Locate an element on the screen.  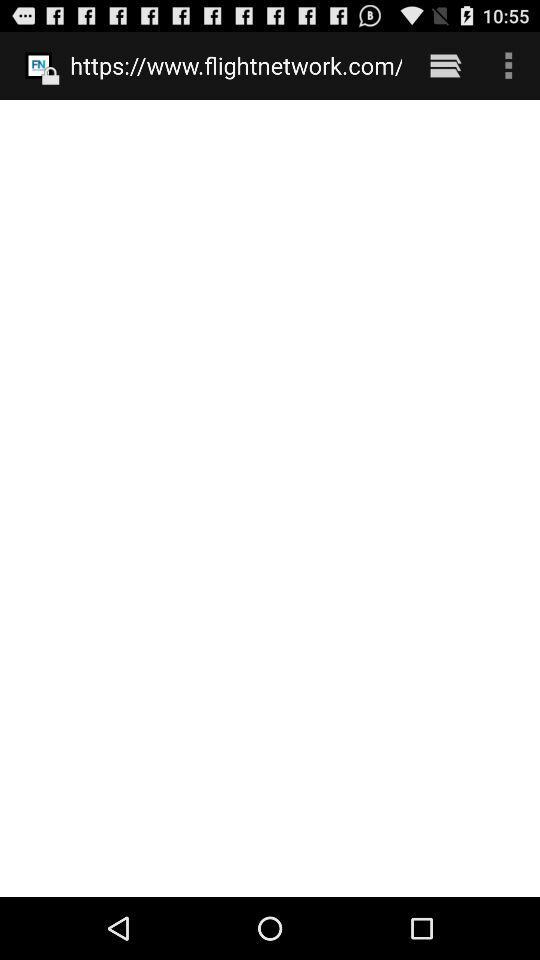
the icon below https www flightnetwork item is located at coordinates (270, 497).